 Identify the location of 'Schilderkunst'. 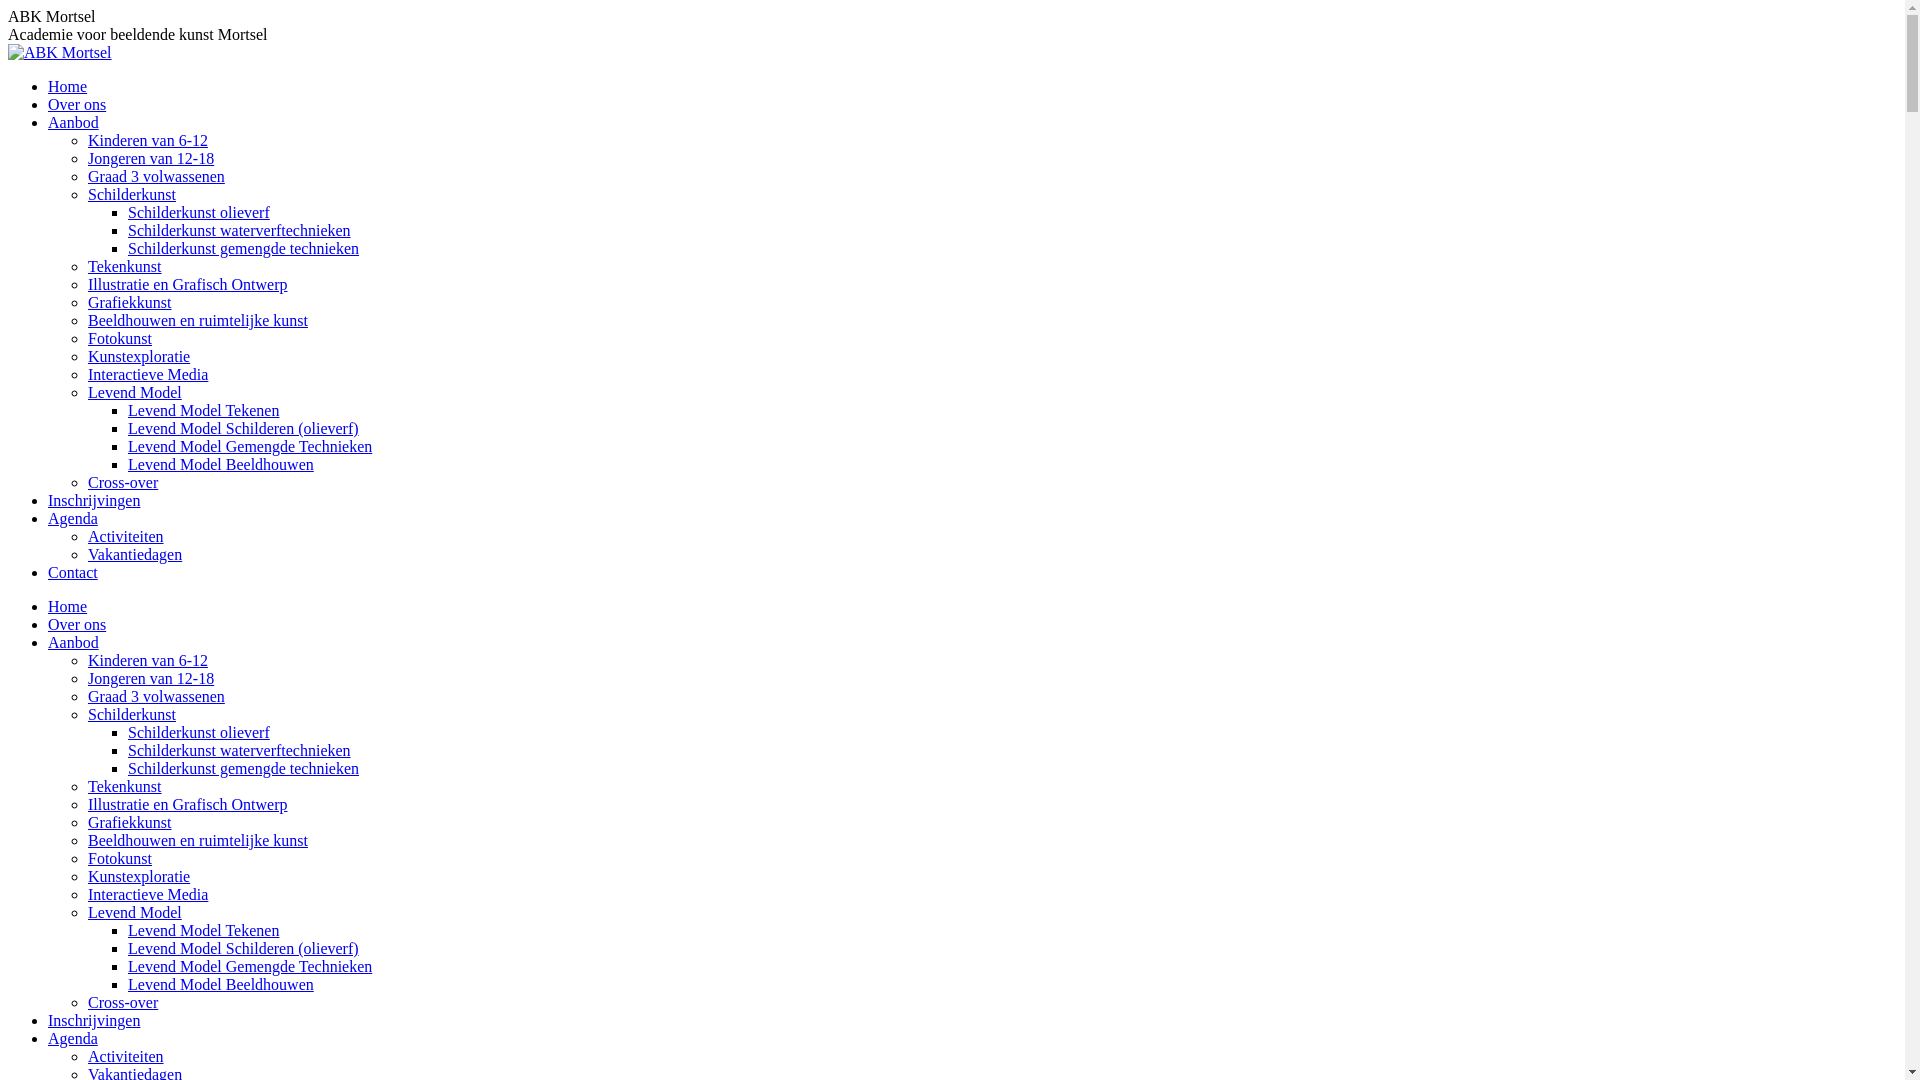
(130, 713).